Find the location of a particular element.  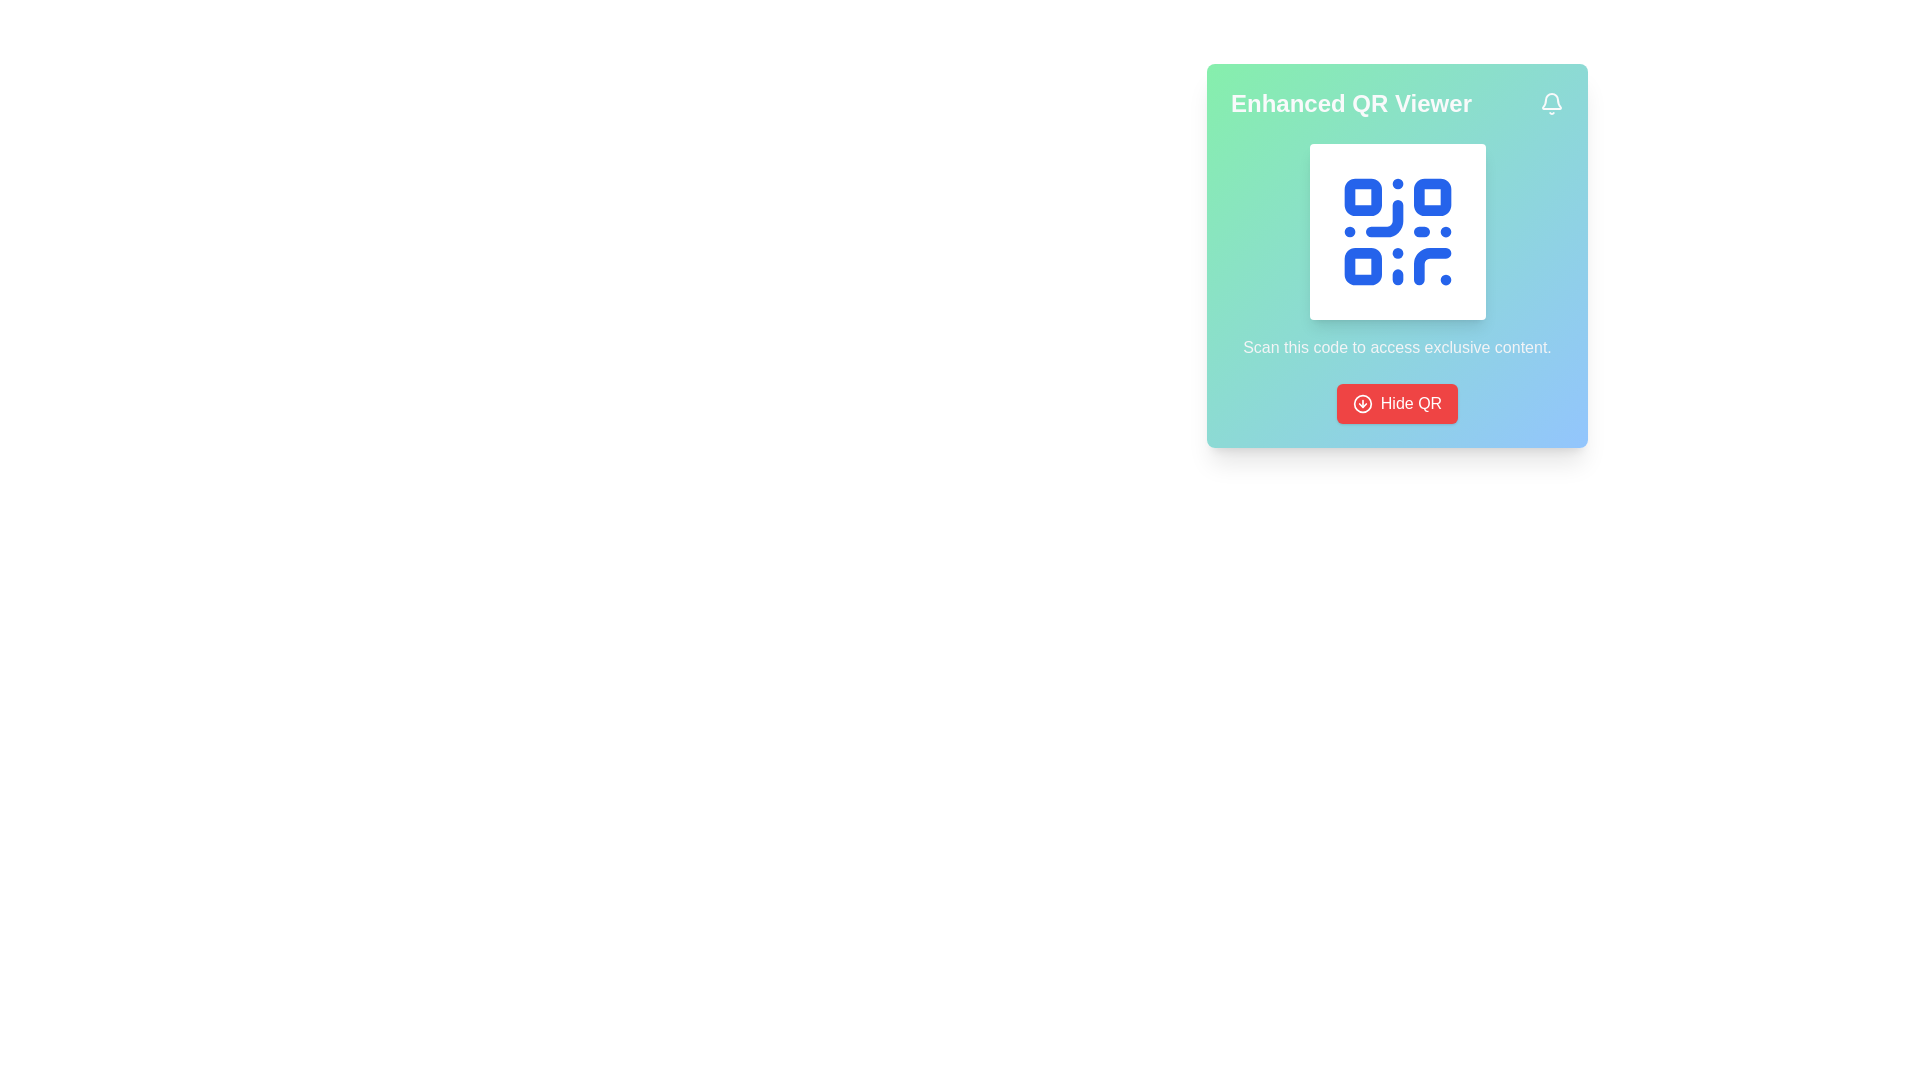

the circular icon component representing an arrow located in the top-right corner of the 'Enhanced QR Viewer' panel is located at coordinates (1361, 404).